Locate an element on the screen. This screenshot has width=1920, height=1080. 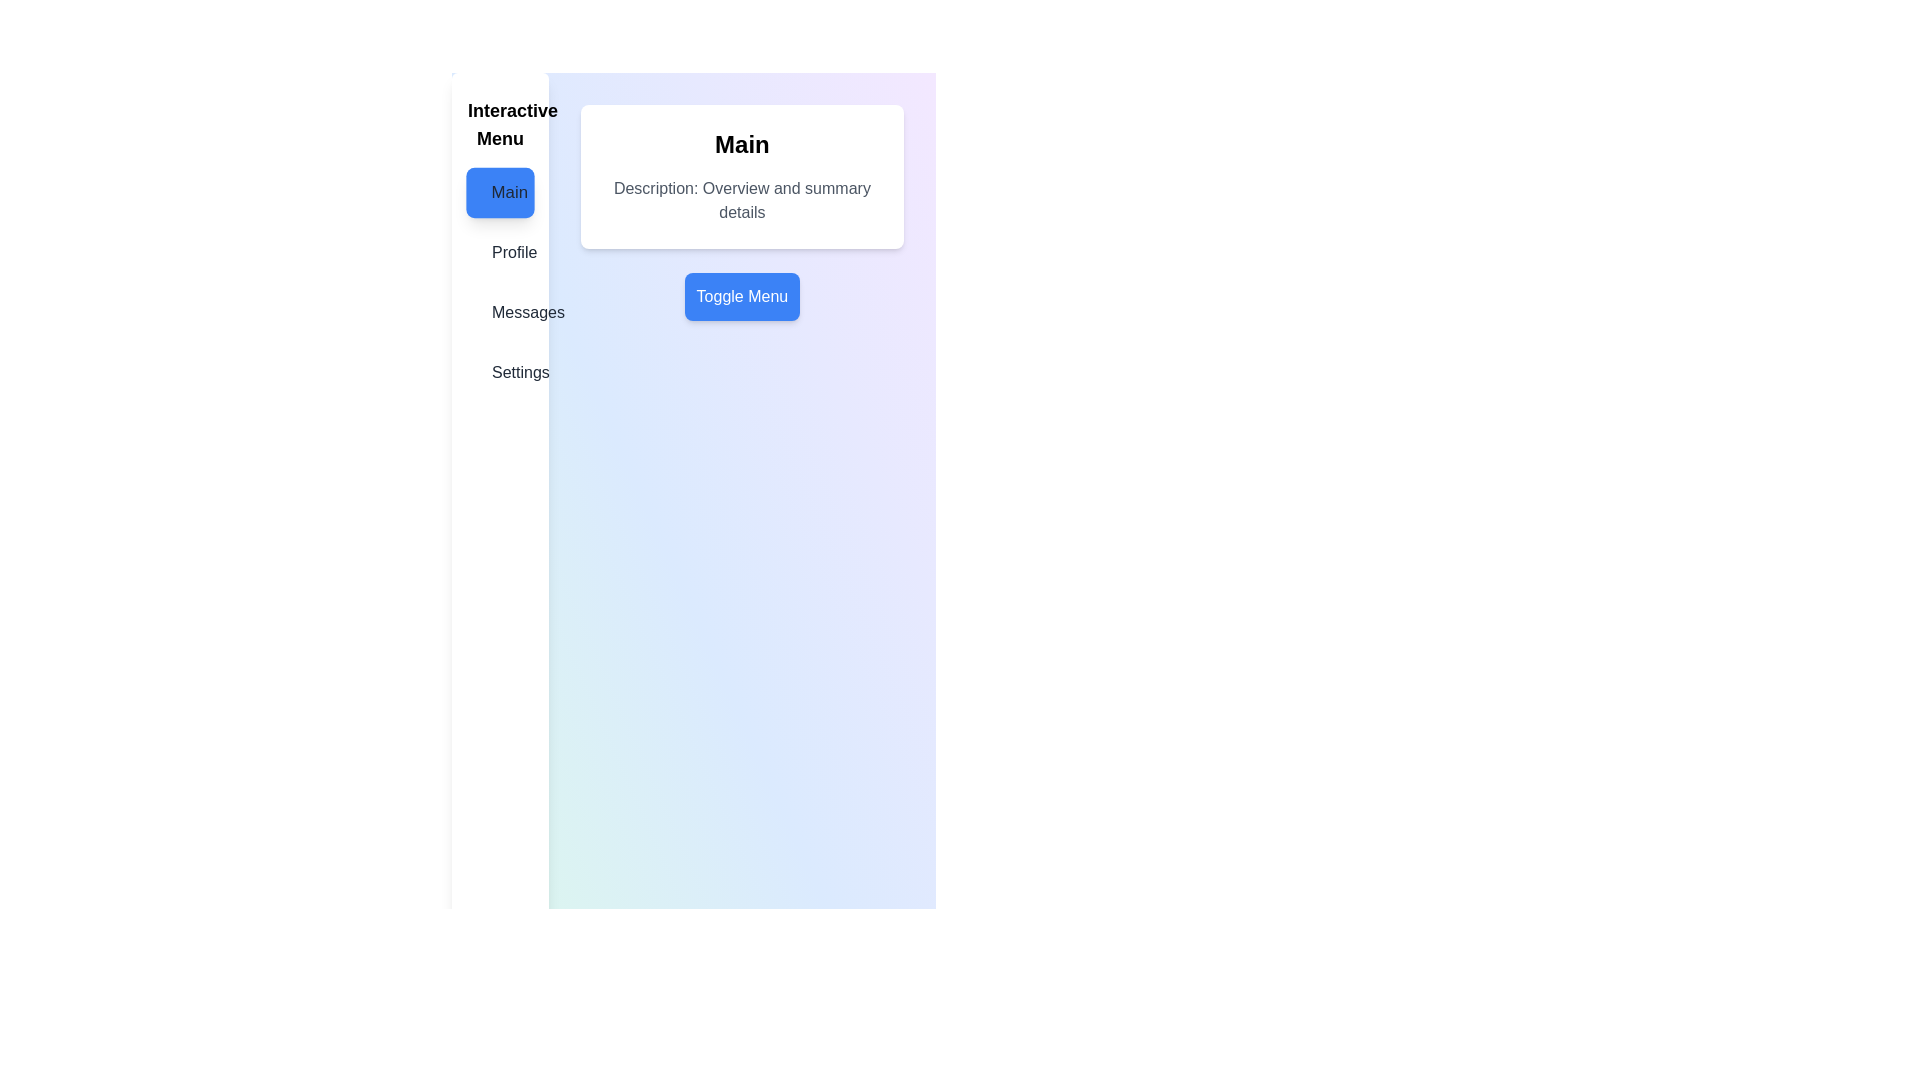
the menu item Messages from the menu is located at coordinates (499, 312).